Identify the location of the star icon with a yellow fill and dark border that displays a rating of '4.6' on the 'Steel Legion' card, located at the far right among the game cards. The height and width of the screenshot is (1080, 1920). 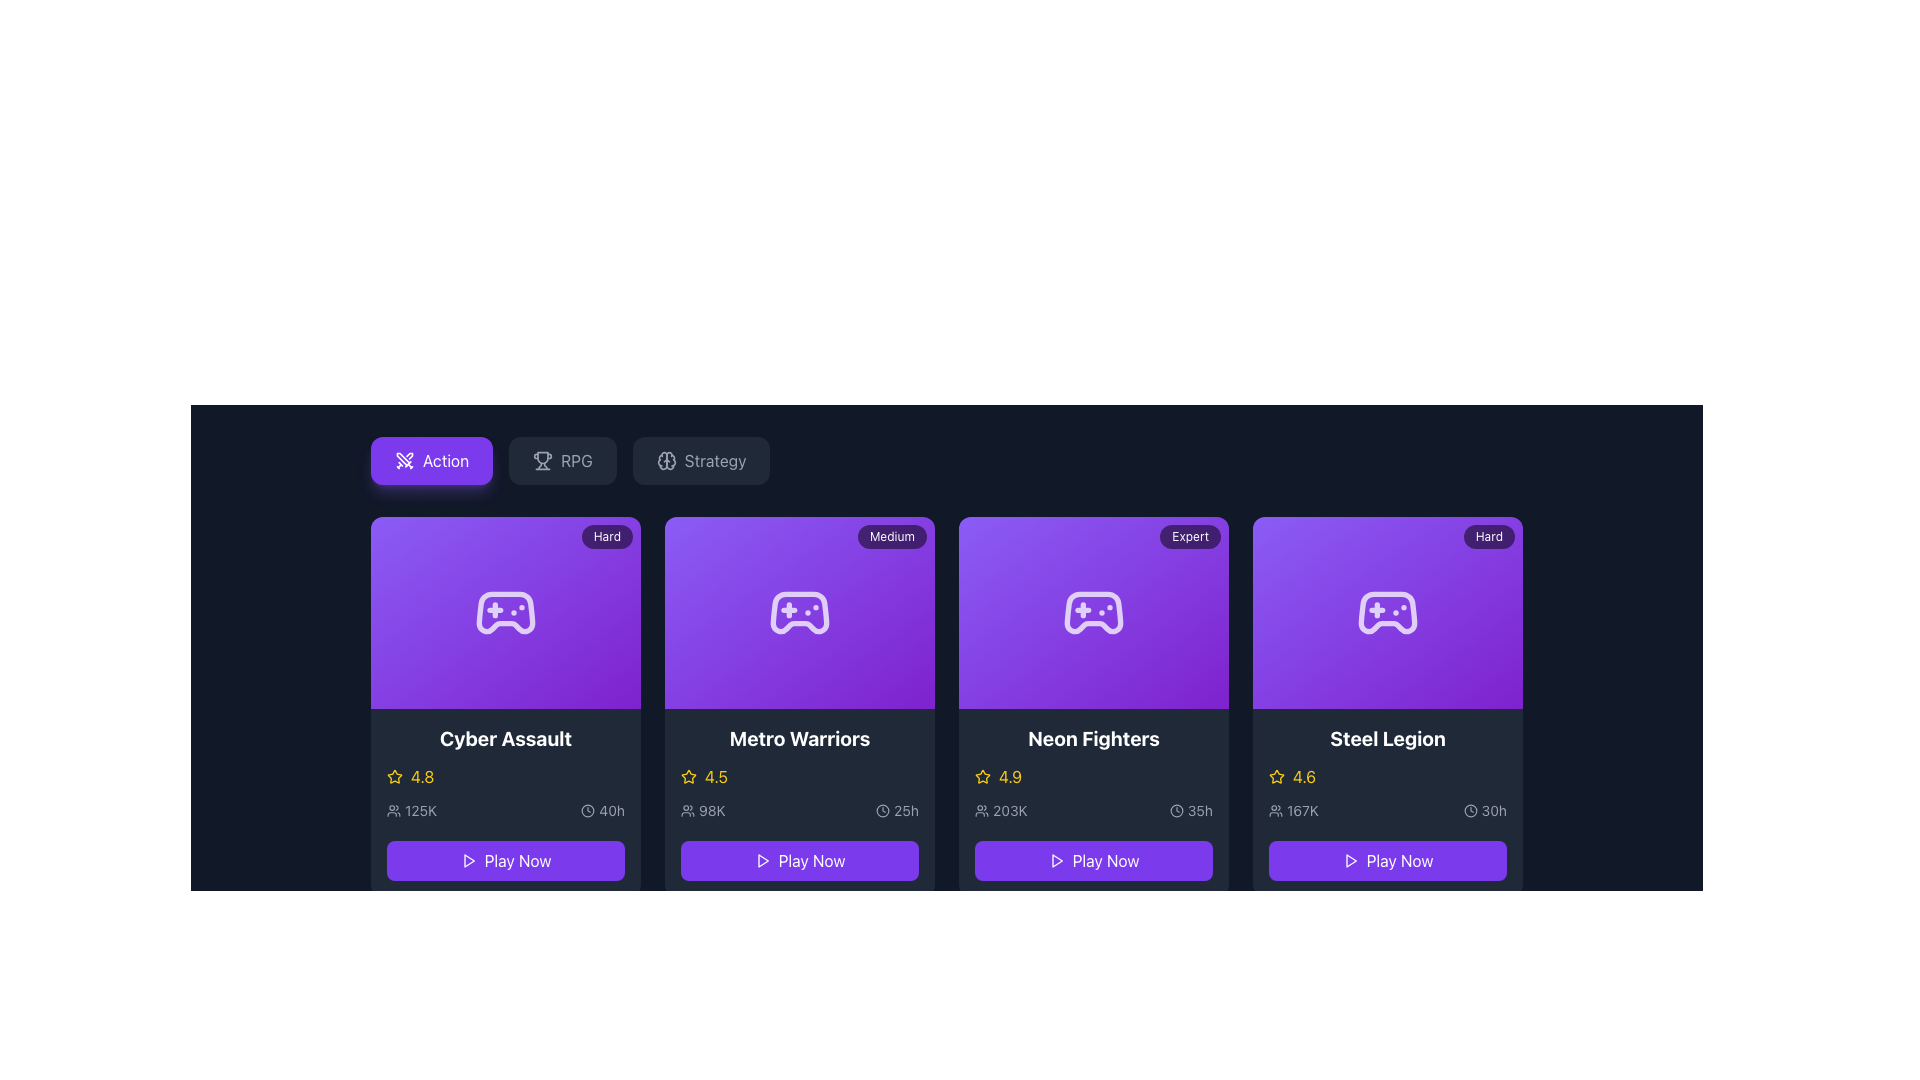
(1275, 775).